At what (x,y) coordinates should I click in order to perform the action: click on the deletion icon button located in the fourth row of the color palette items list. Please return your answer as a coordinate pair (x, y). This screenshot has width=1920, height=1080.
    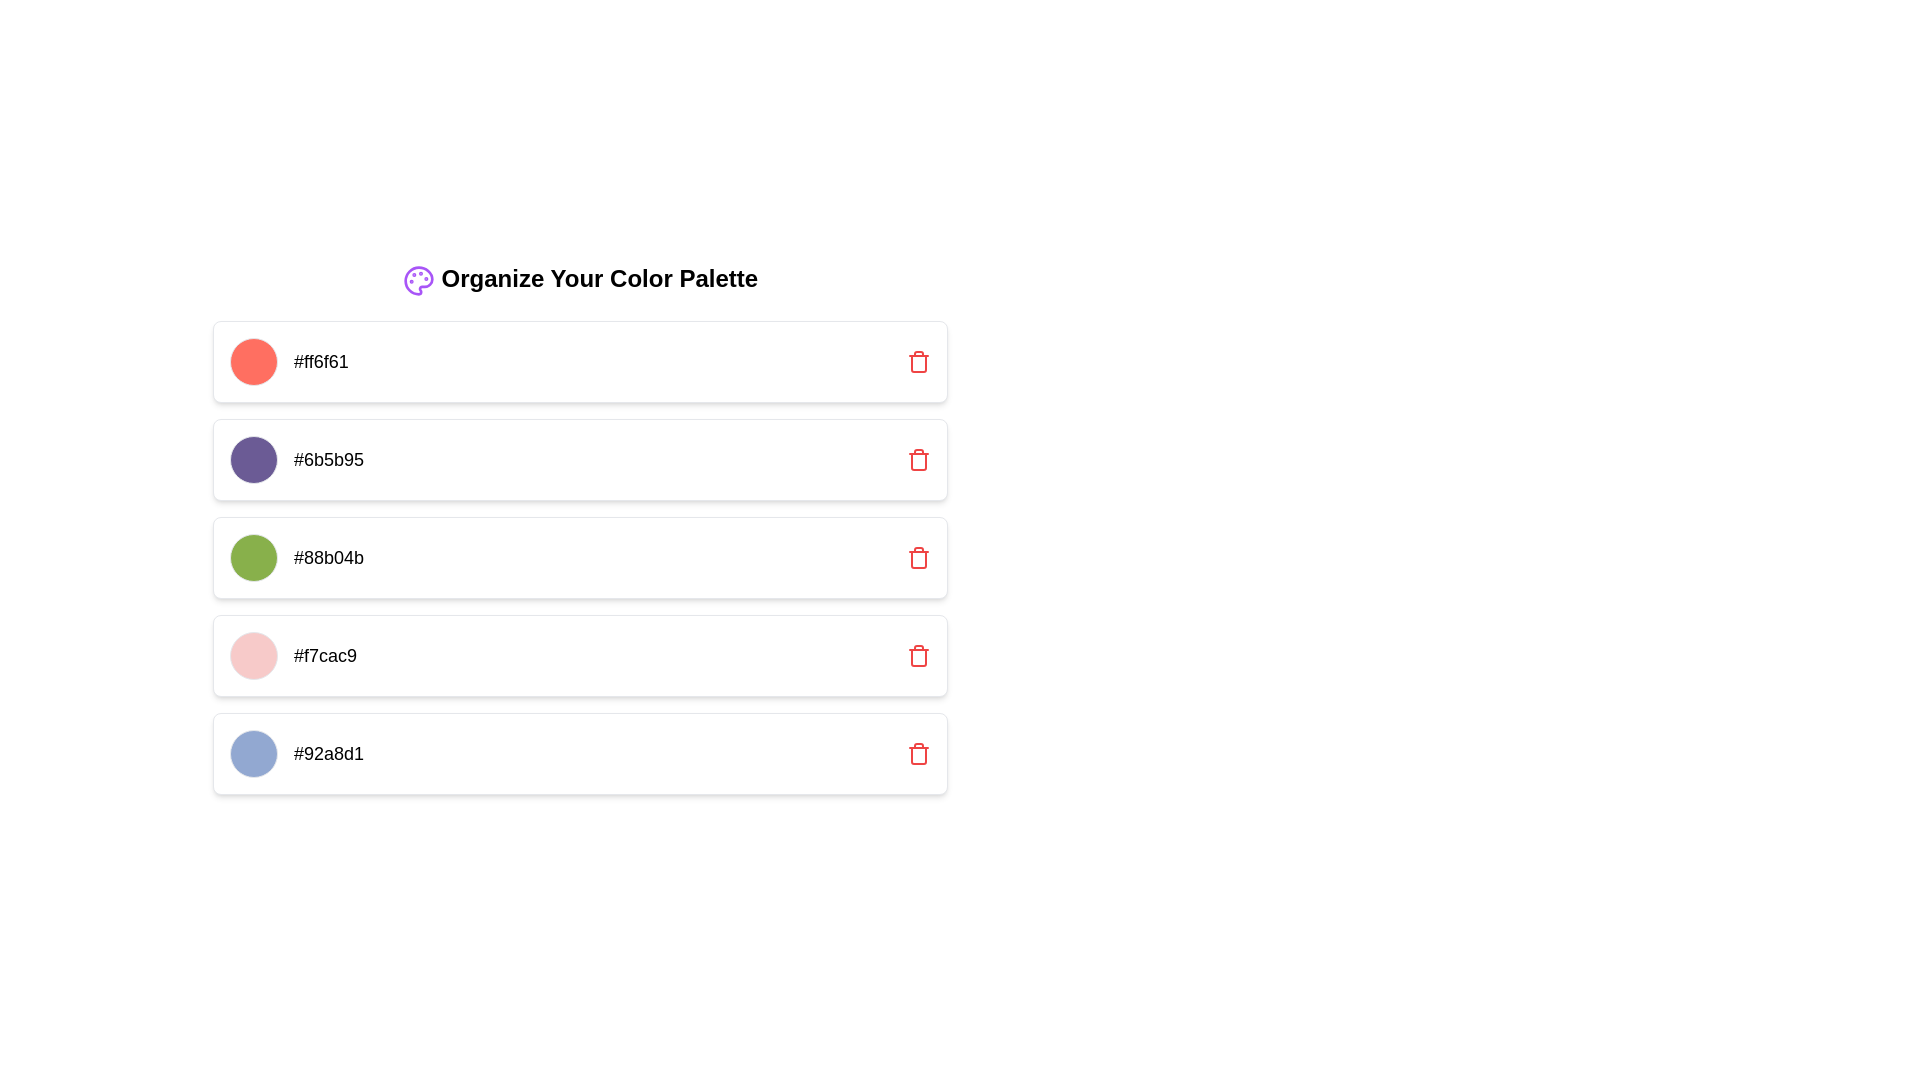
    Looking at the image, I should click on (917, 655).